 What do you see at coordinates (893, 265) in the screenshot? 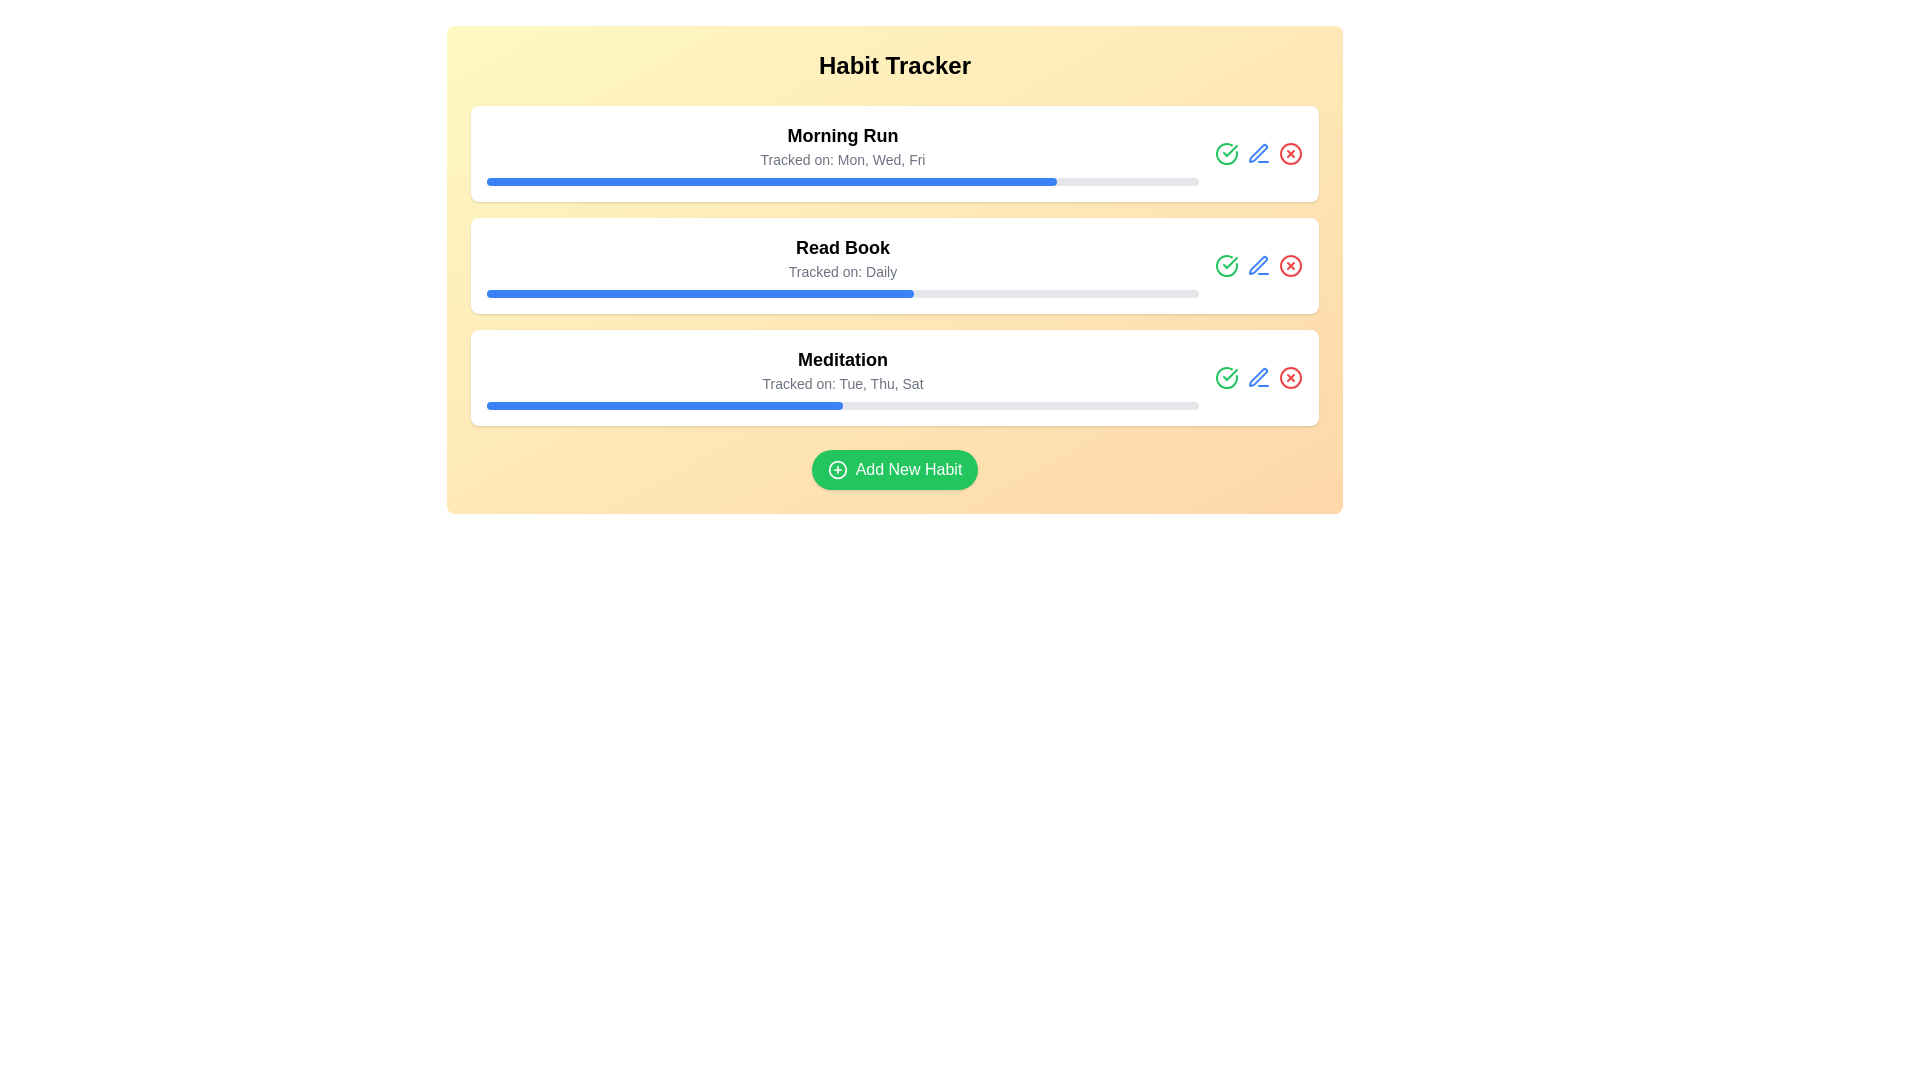
I see `the 'Read Book' text section in the habit tracker` at bounding box center [893, 265].